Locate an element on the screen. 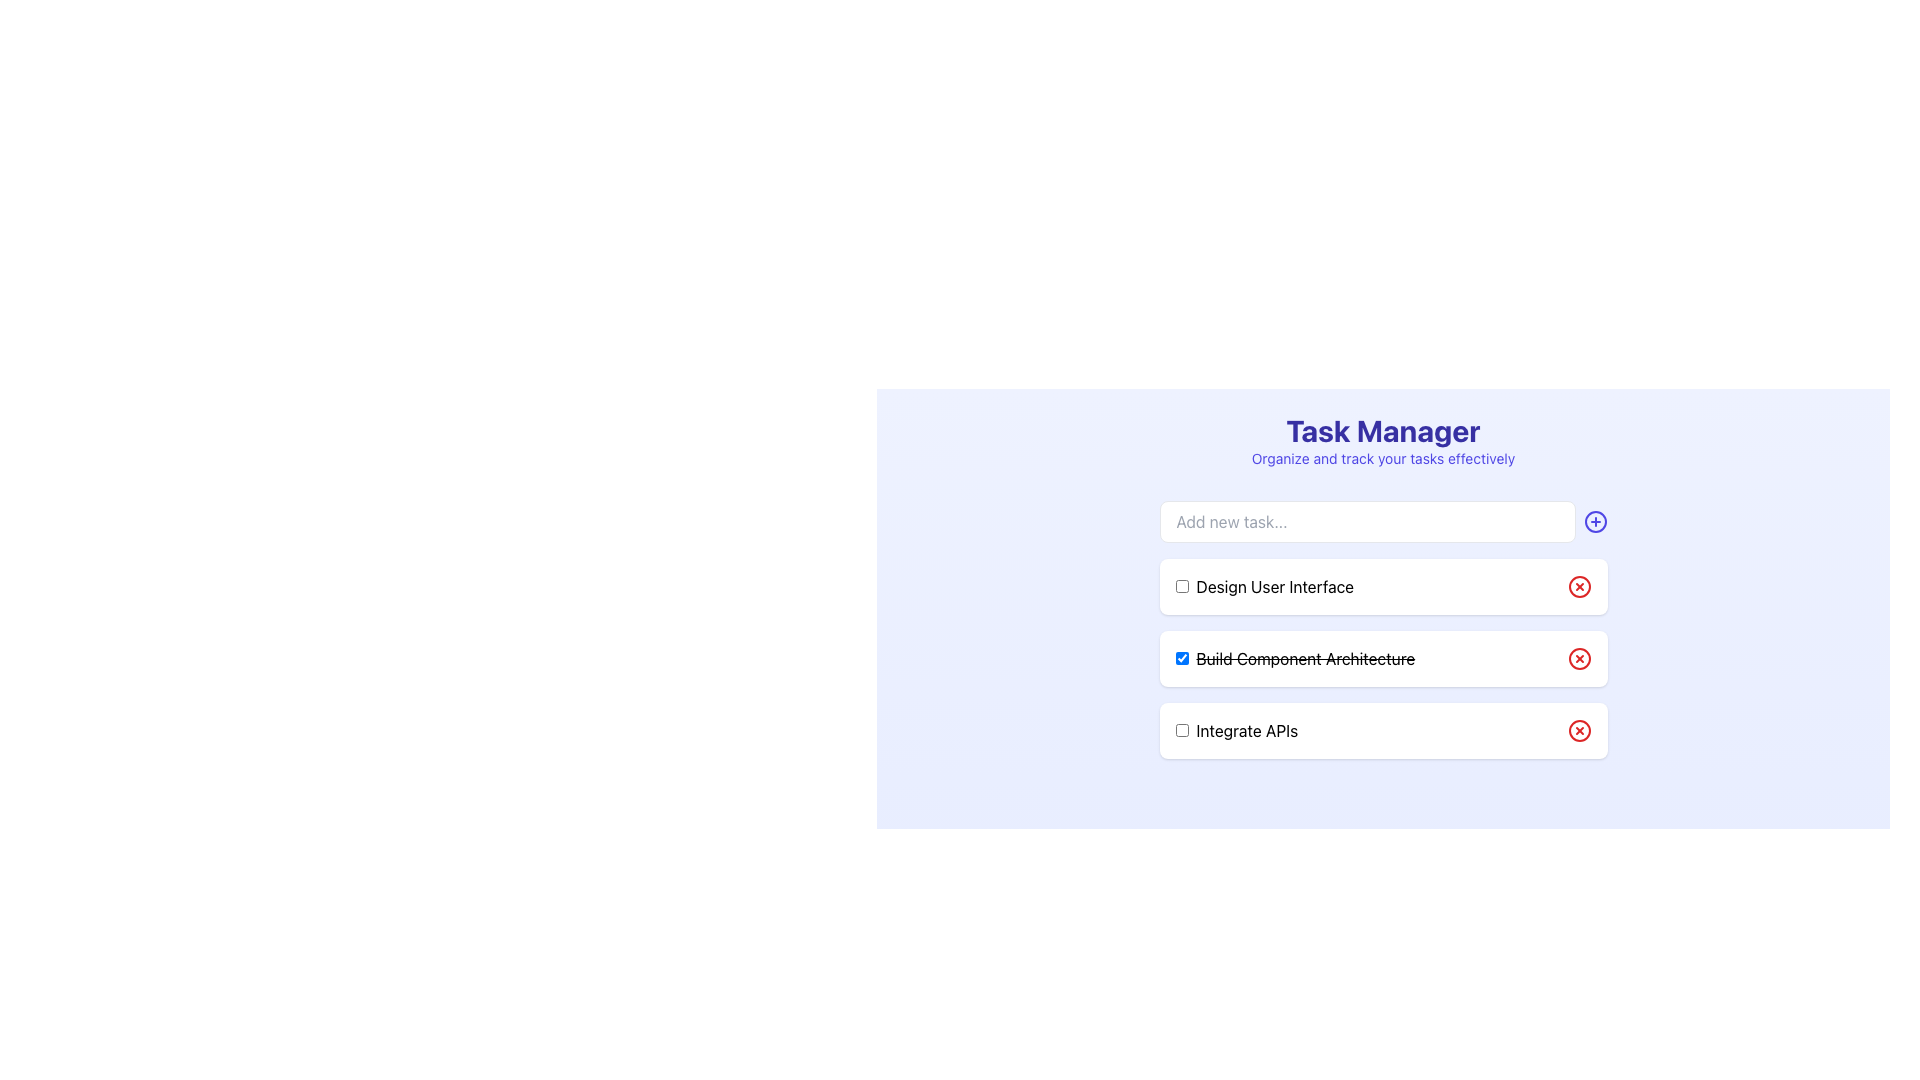 This screenshot has height=1080, width=1920. the text label reading 'Design User Interface' located next is located at coordinates (1263, 585).